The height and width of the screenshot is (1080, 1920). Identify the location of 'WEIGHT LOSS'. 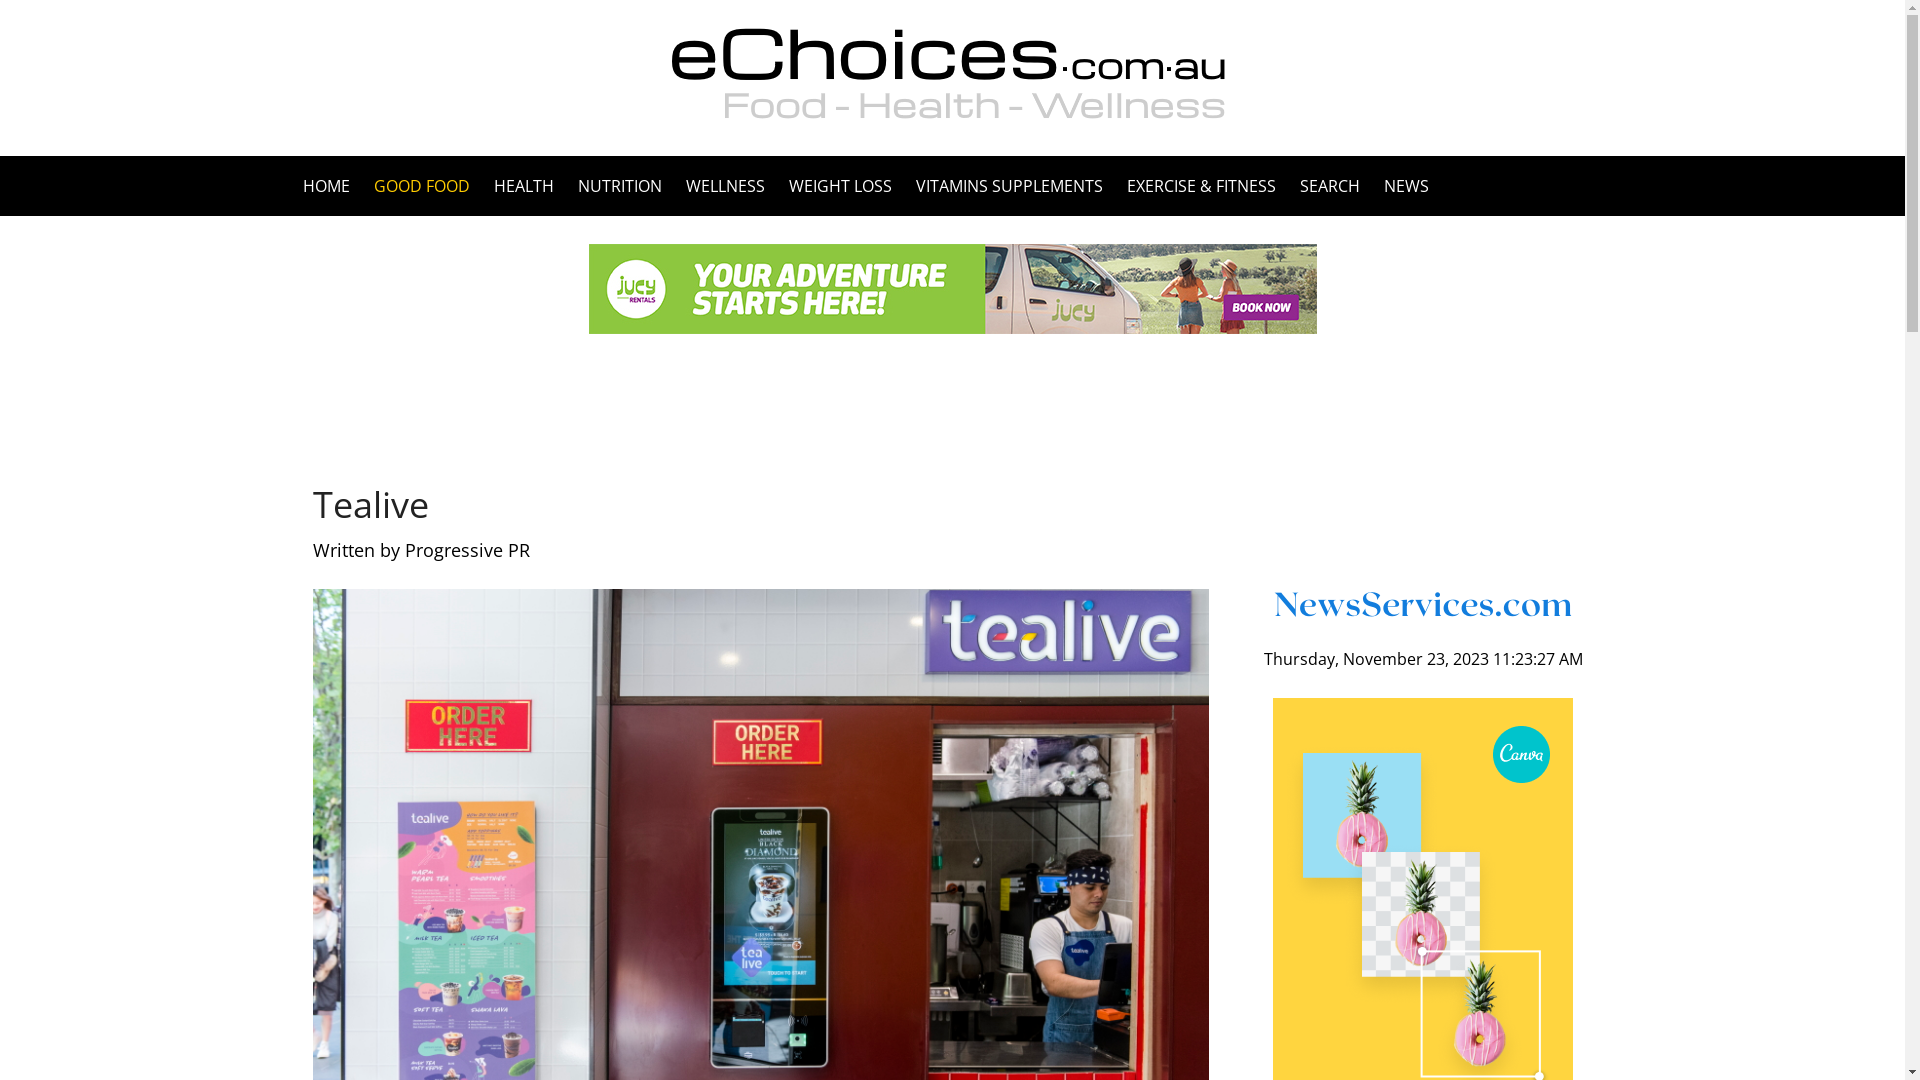
(839, 185).